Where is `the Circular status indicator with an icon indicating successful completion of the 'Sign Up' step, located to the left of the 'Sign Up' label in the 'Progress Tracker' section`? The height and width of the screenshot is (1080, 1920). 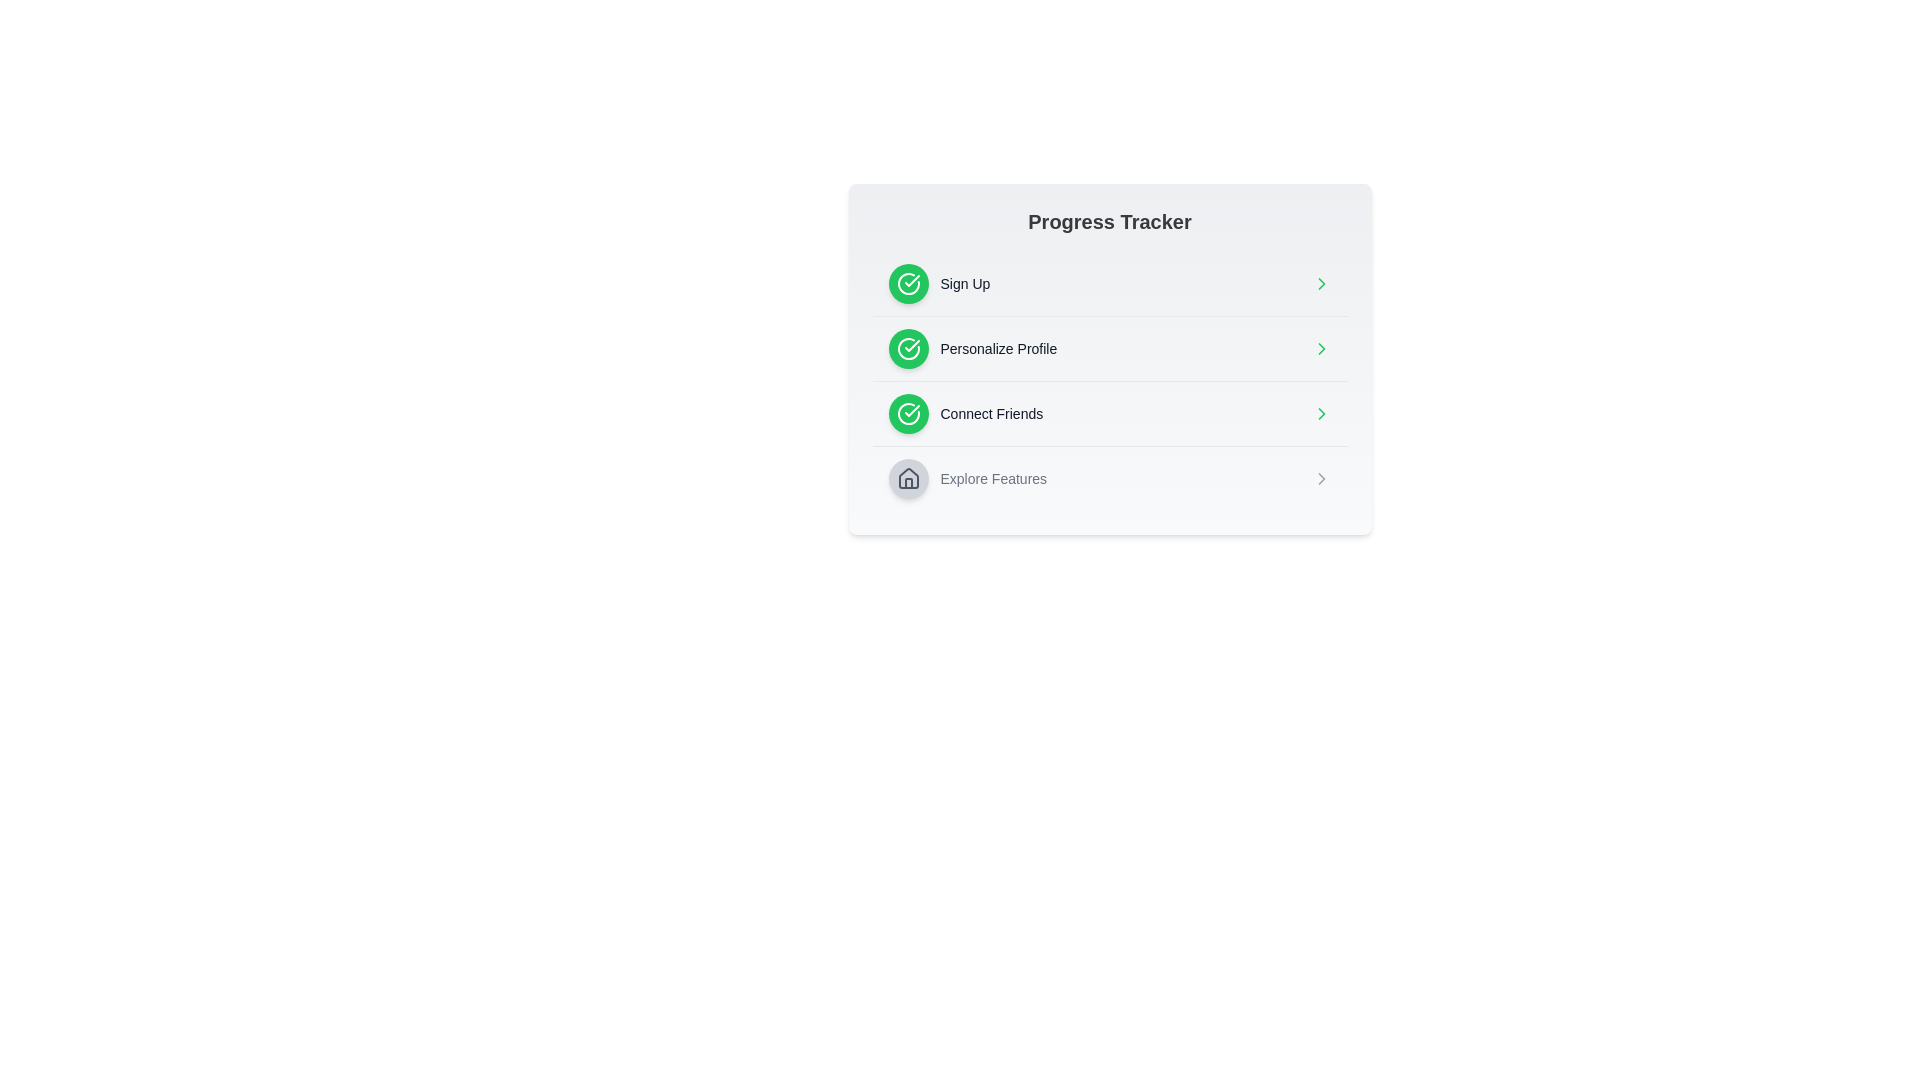
the Circular status indicator with an icon indicating successful completion of the 'Sign Up' step, located to the left of the 'Sign Up' label in the 'Progress Tracker' section is located at coordinates (907, 284).